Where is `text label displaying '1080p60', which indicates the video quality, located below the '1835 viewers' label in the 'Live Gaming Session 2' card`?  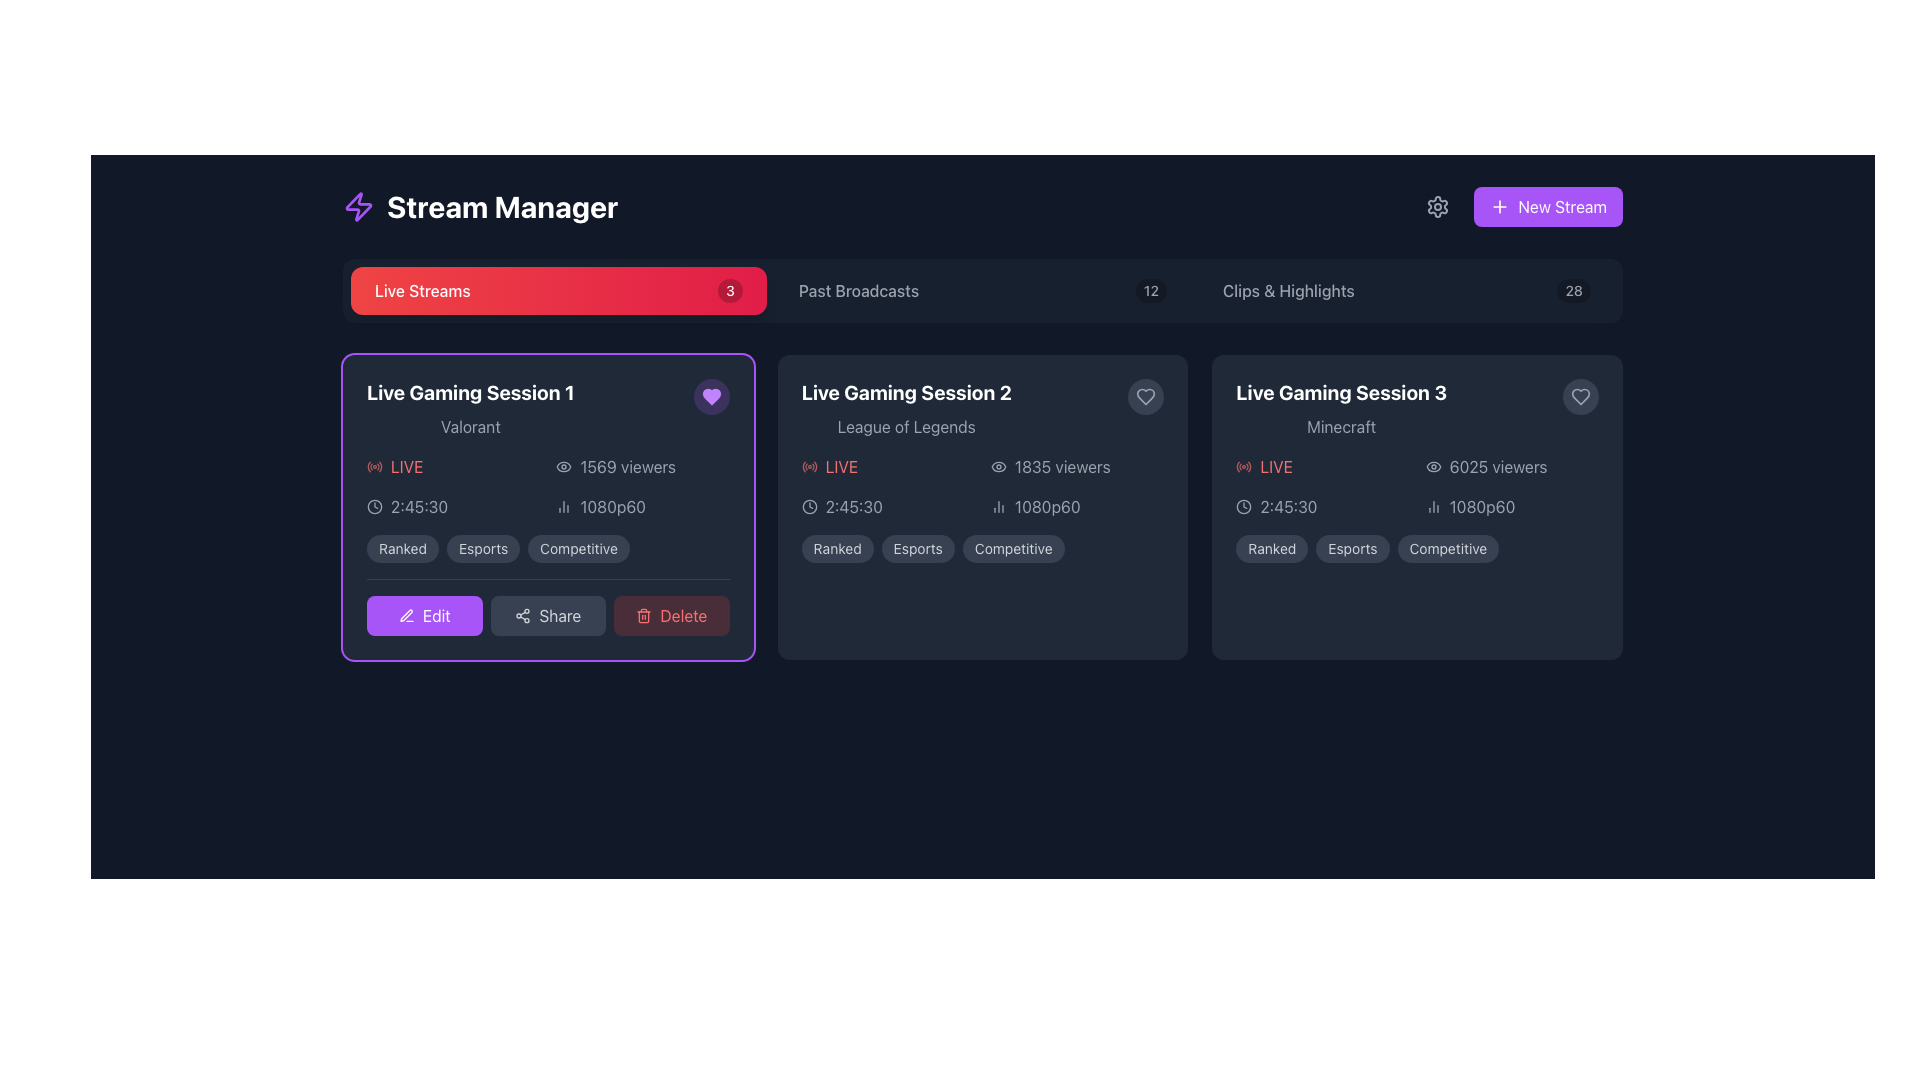
text label displaying '1080p60', which indicates the video quality, located below the '1835 viewers' label in the 'Live Gaming Session 2' card is located at coordinates (1046, 505).